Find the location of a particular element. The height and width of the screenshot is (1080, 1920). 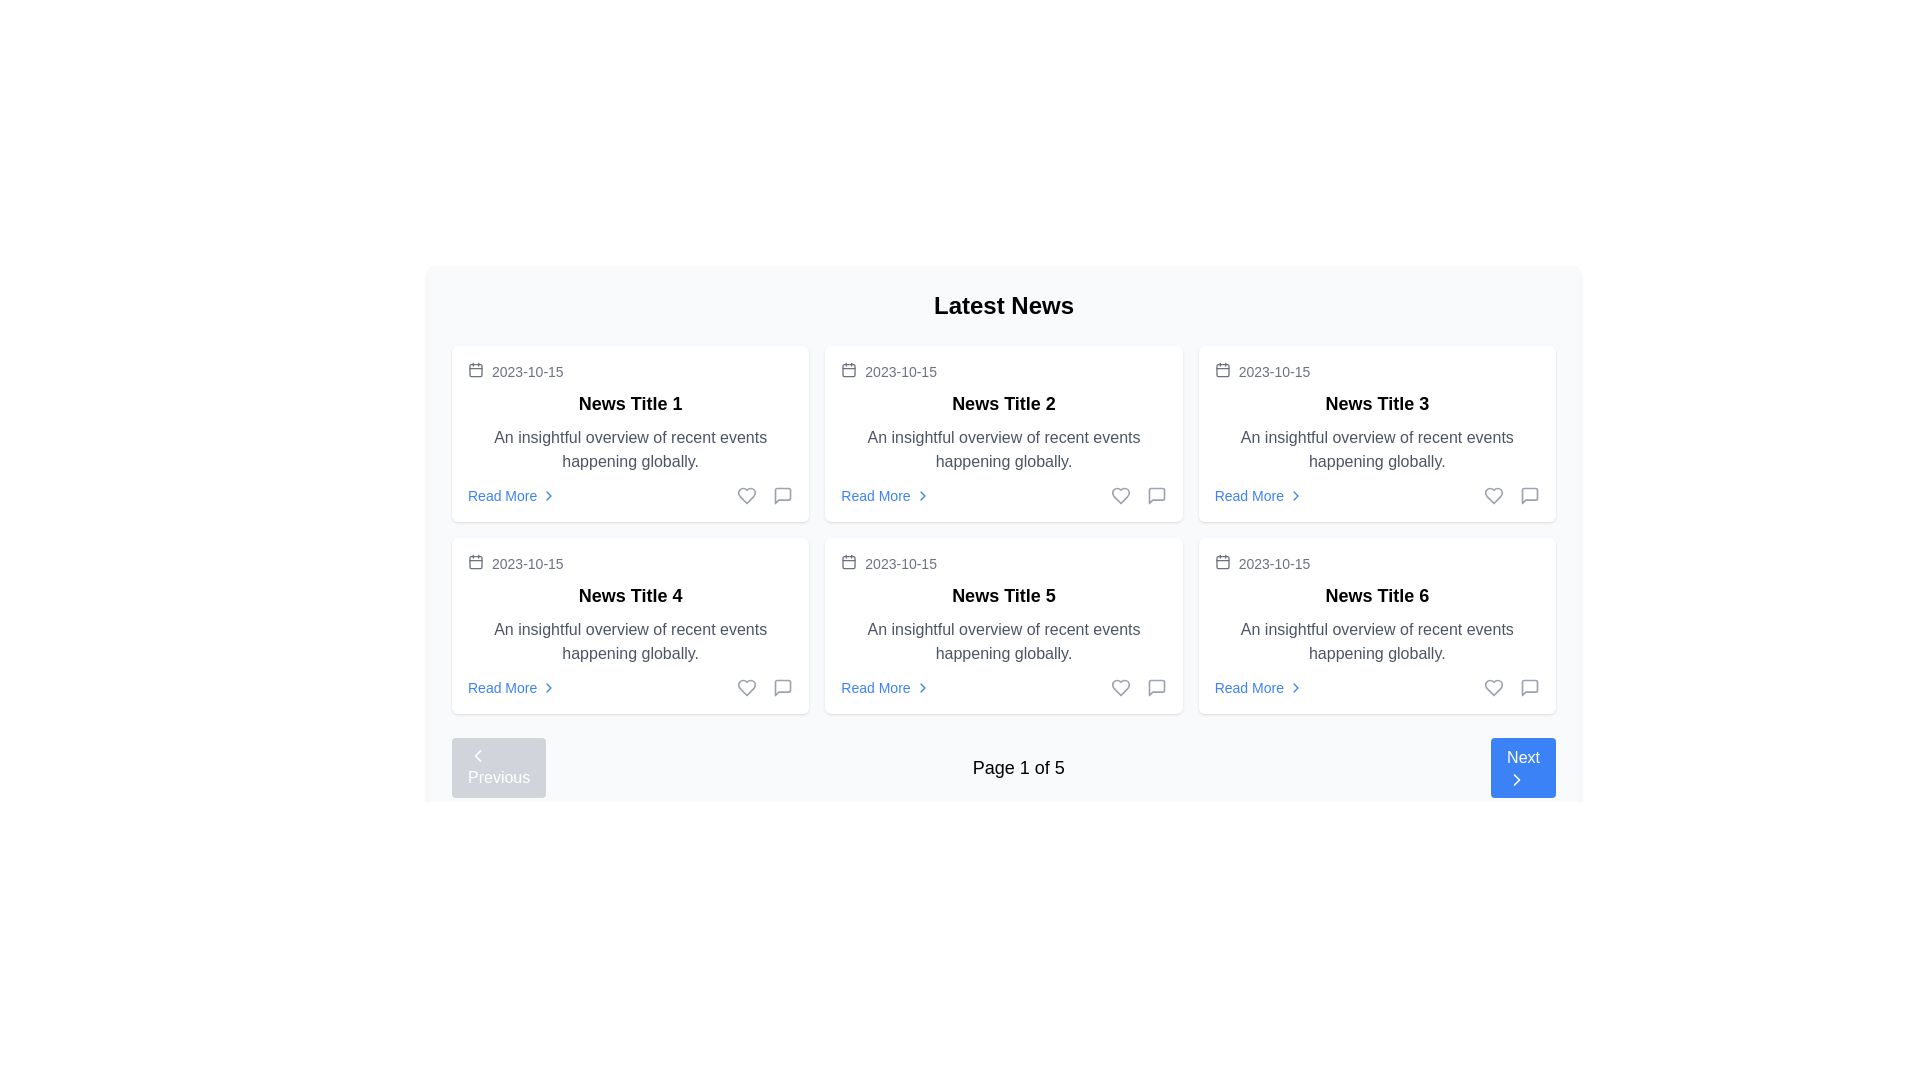

the 'Read More' text link styled in blue located at the lower left of the 'News Title 4' card is located at coordinates (502, 686).